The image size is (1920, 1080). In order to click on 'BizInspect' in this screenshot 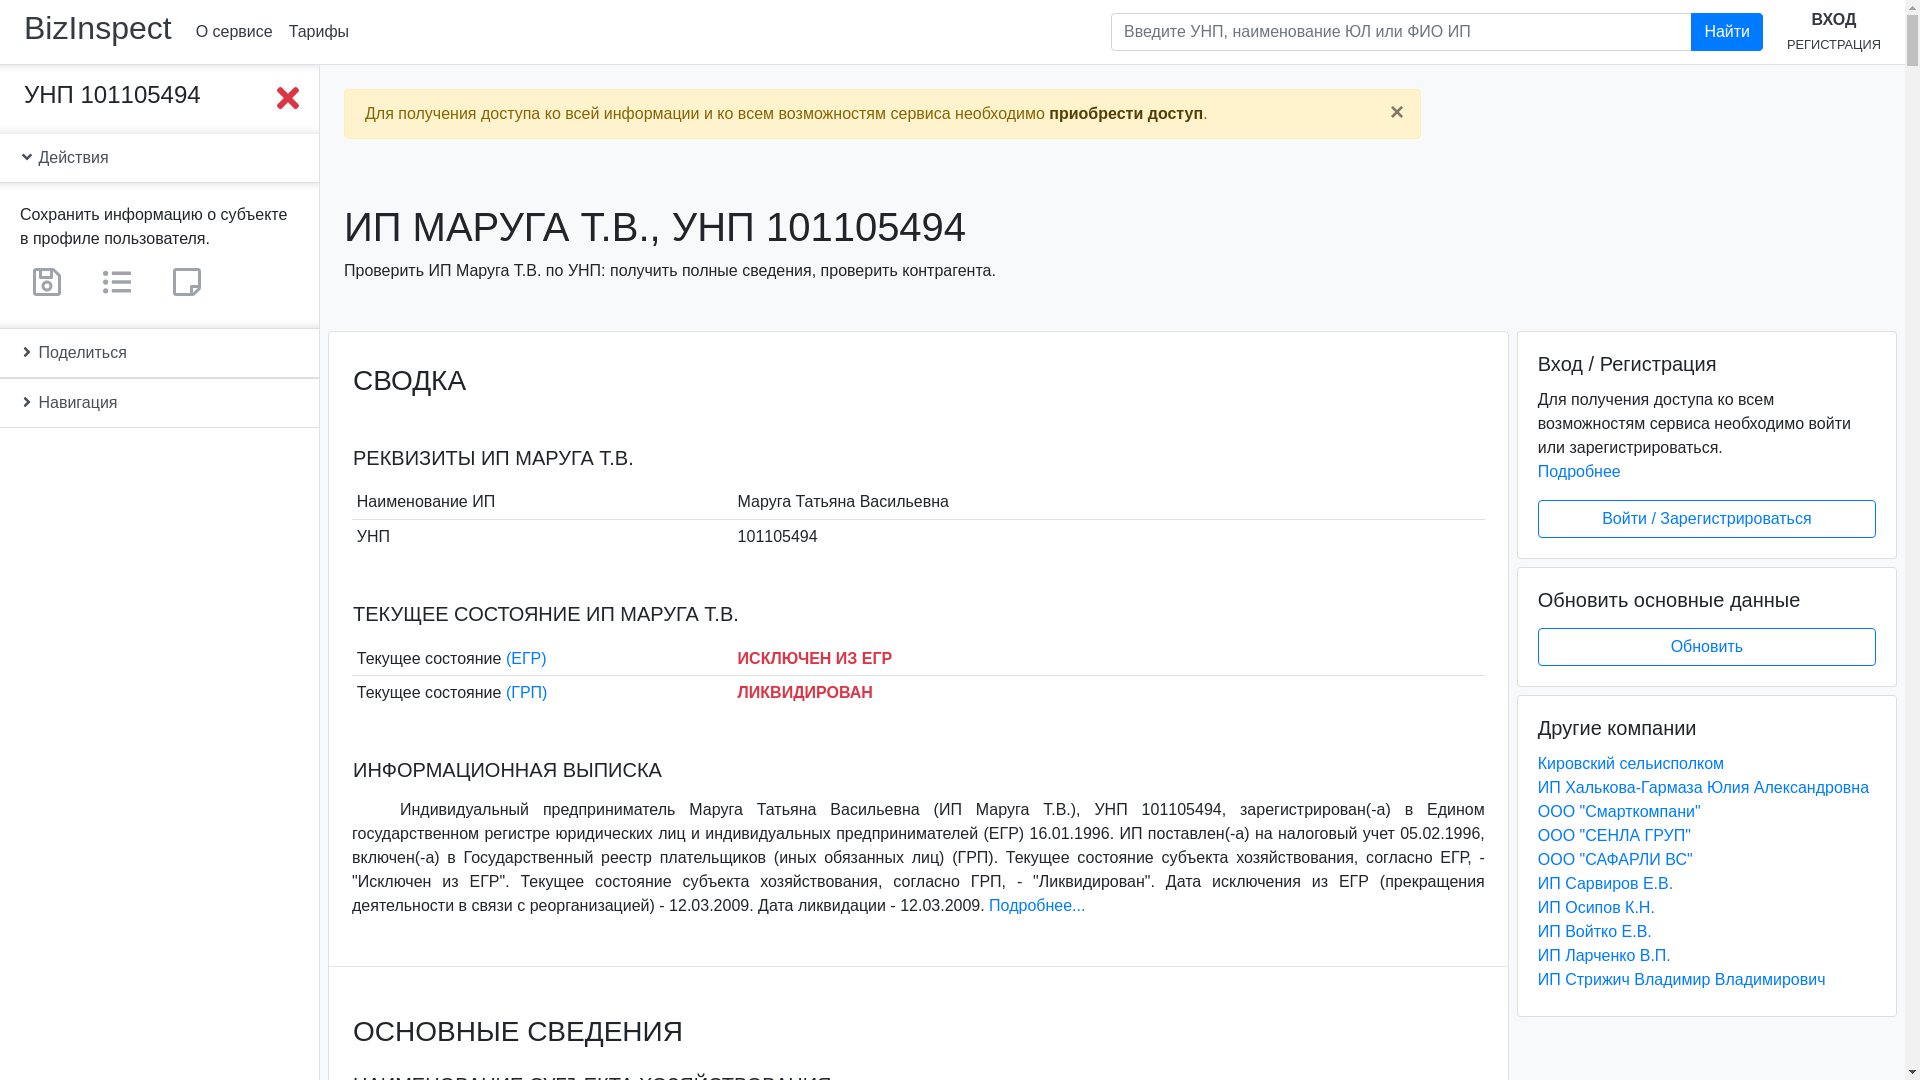, I will do `click(96, 27)`.